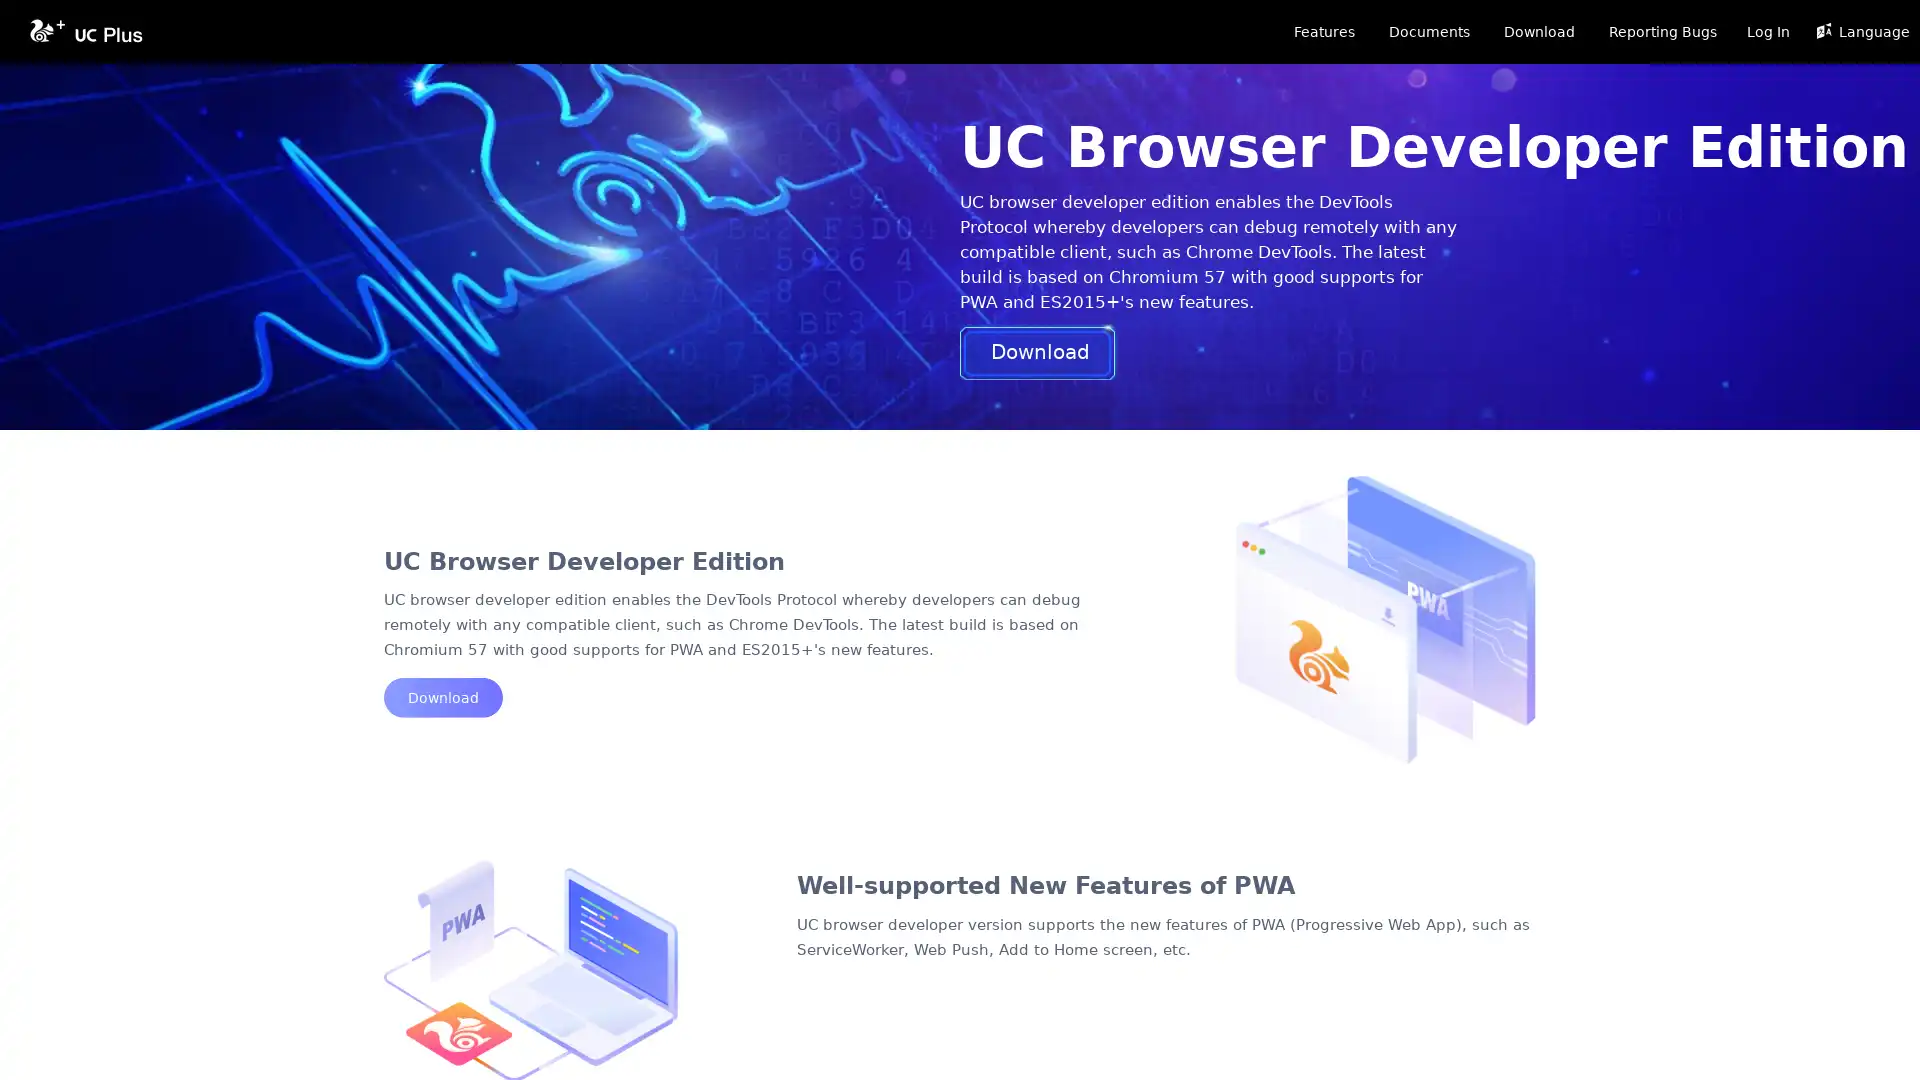 This screenshot has width=1920, height=1080. What do you see at coordinates (1662, 31) in the screenshot?
I see `Reporting Bugs` at bounding box center [1662, 31].